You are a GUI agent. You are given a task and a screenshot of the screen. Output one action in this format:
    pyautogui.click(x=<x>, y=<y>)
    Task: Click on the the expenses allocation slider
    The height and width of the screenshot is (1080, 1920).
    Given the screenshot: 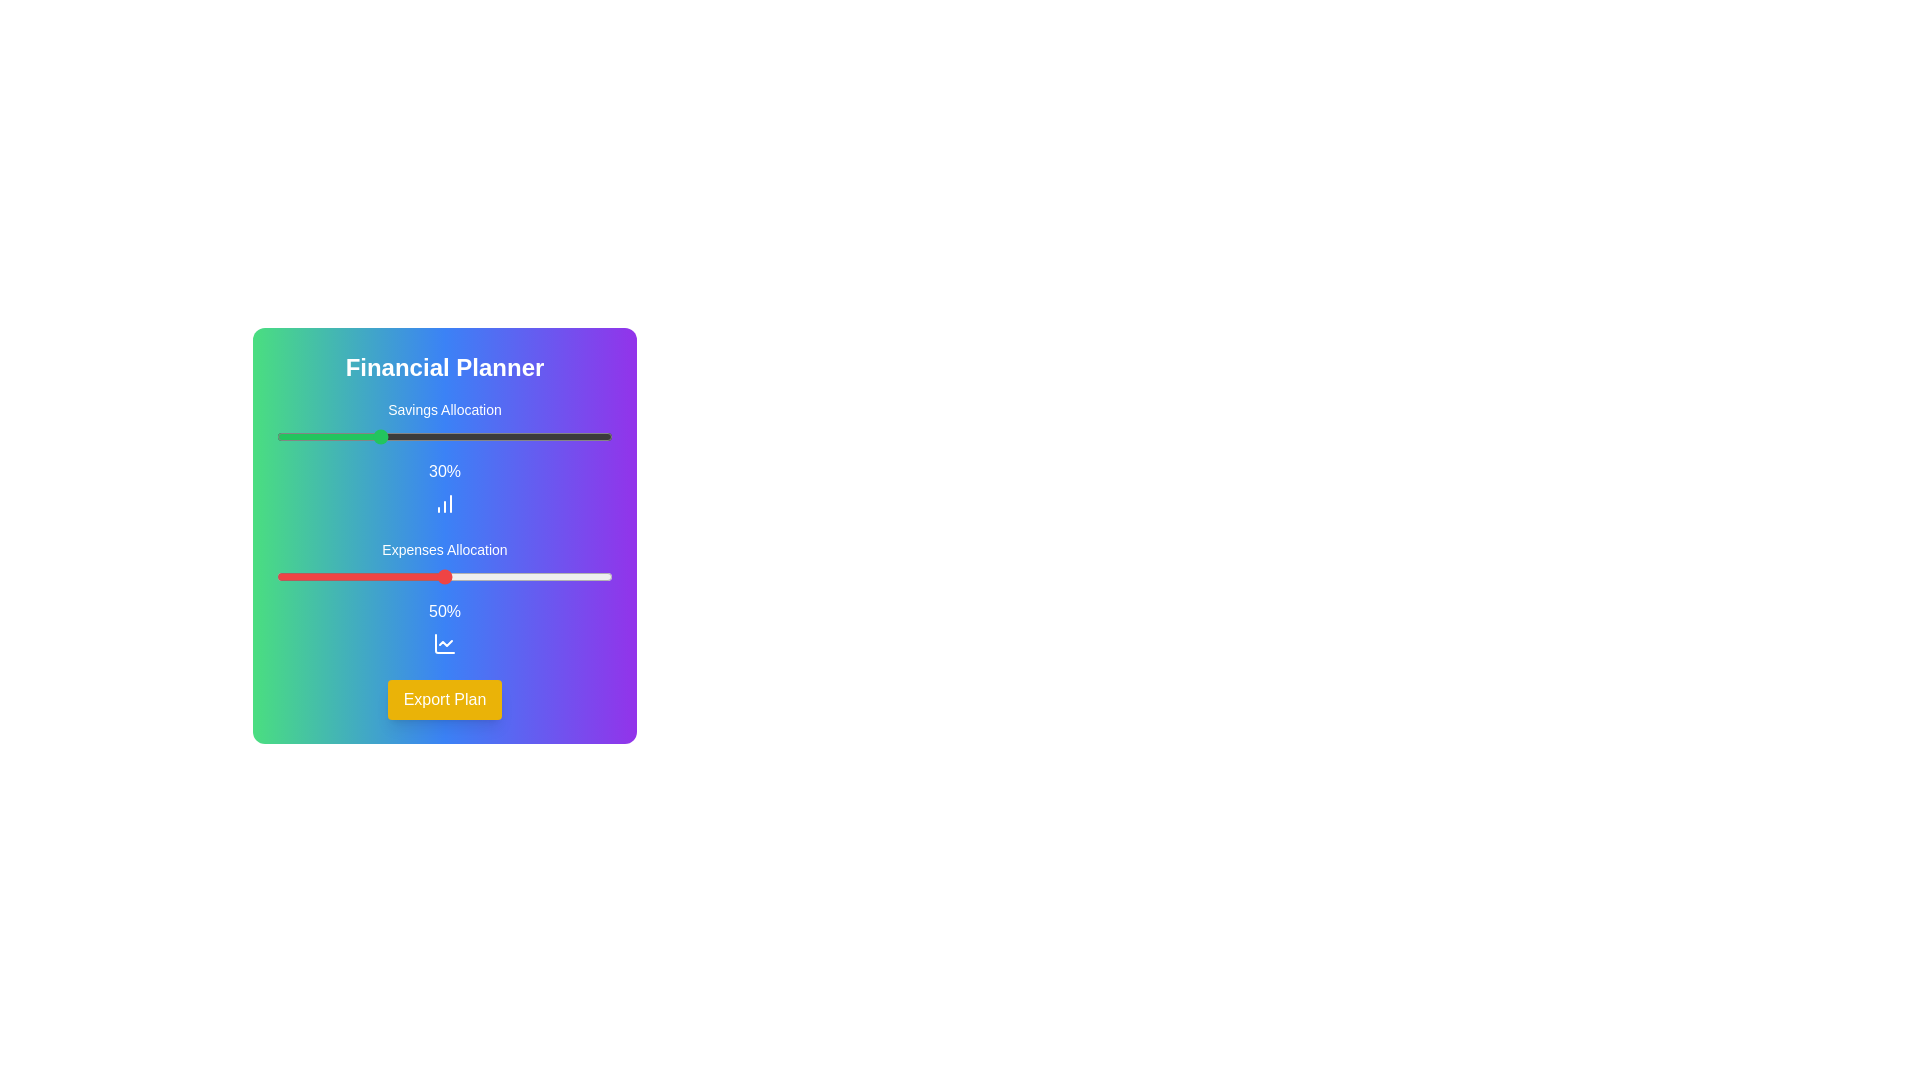 What is the action you would take?
    pyautogui.click(x=502, y=577)
    